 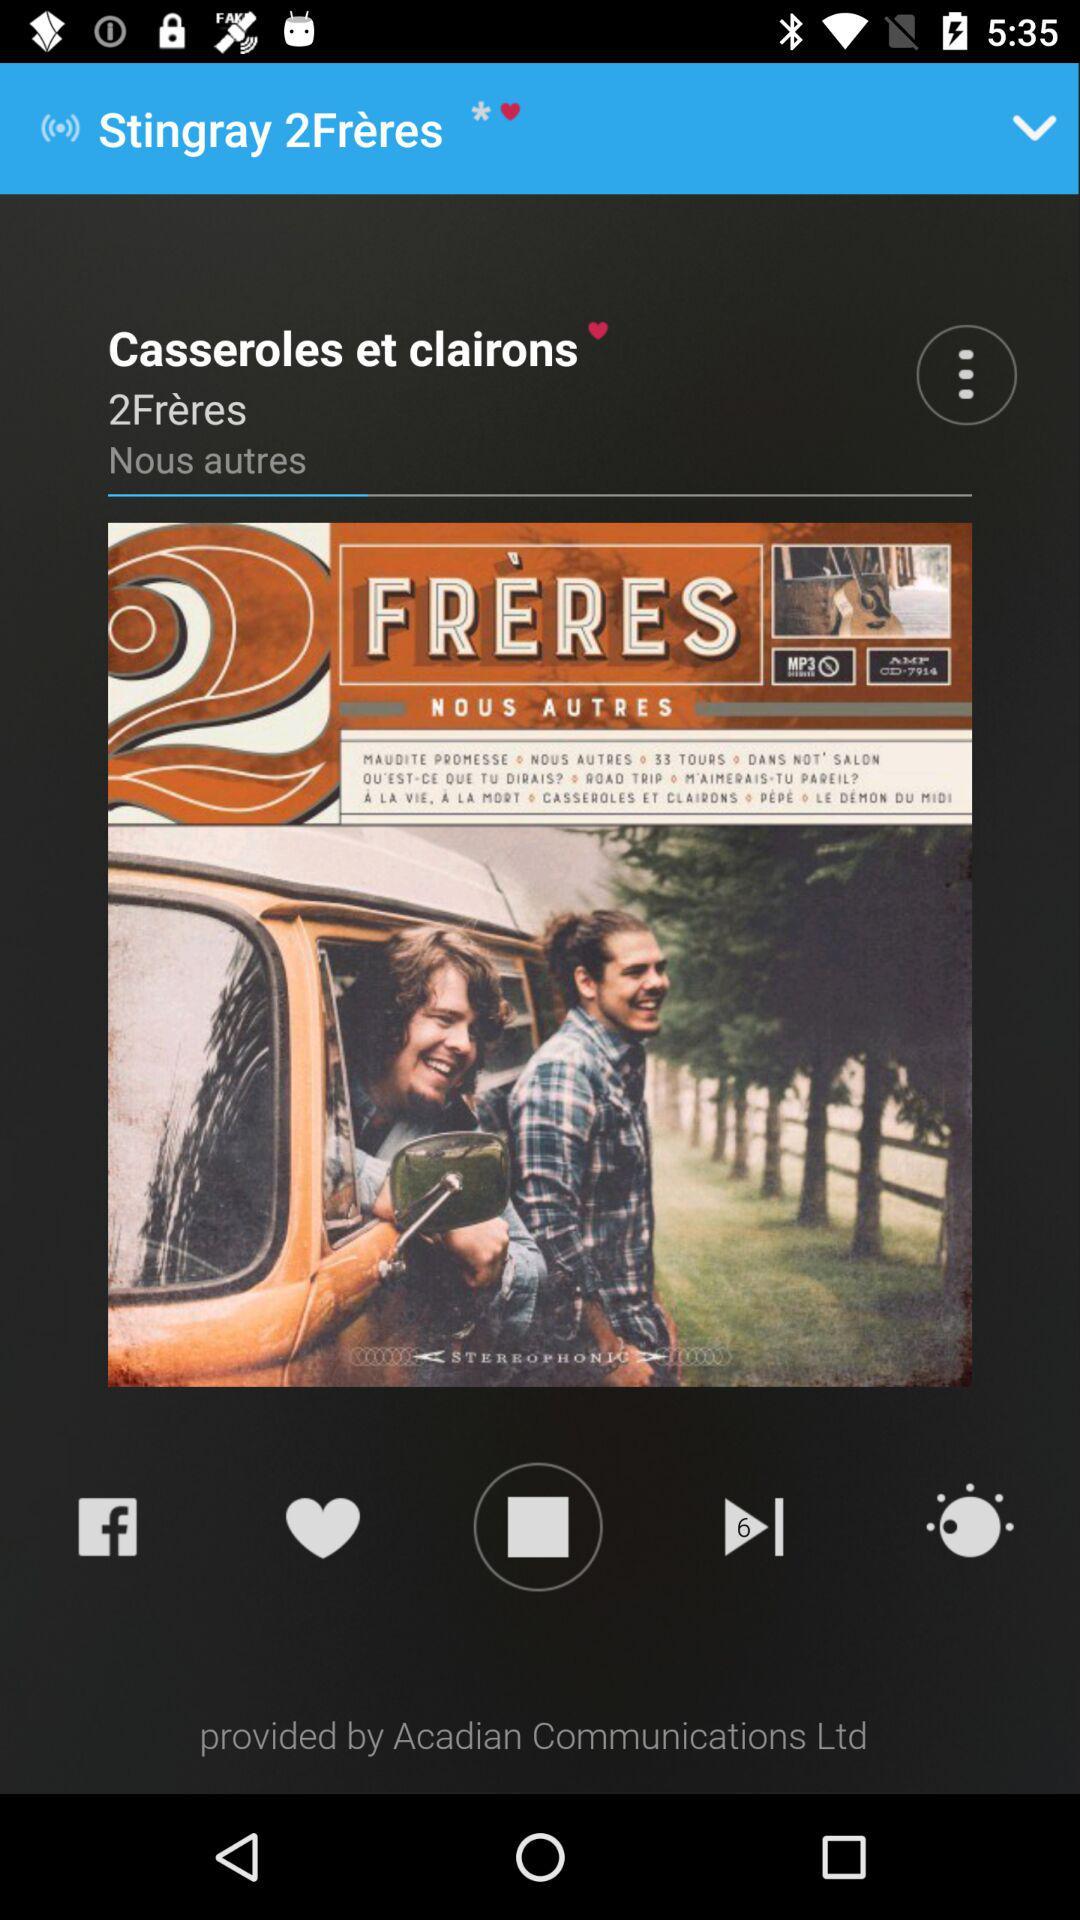 What do you see at coordinates (321, 1525) in the screenshot?
I see `the favorite icon` at bounding box center [321, 1525].